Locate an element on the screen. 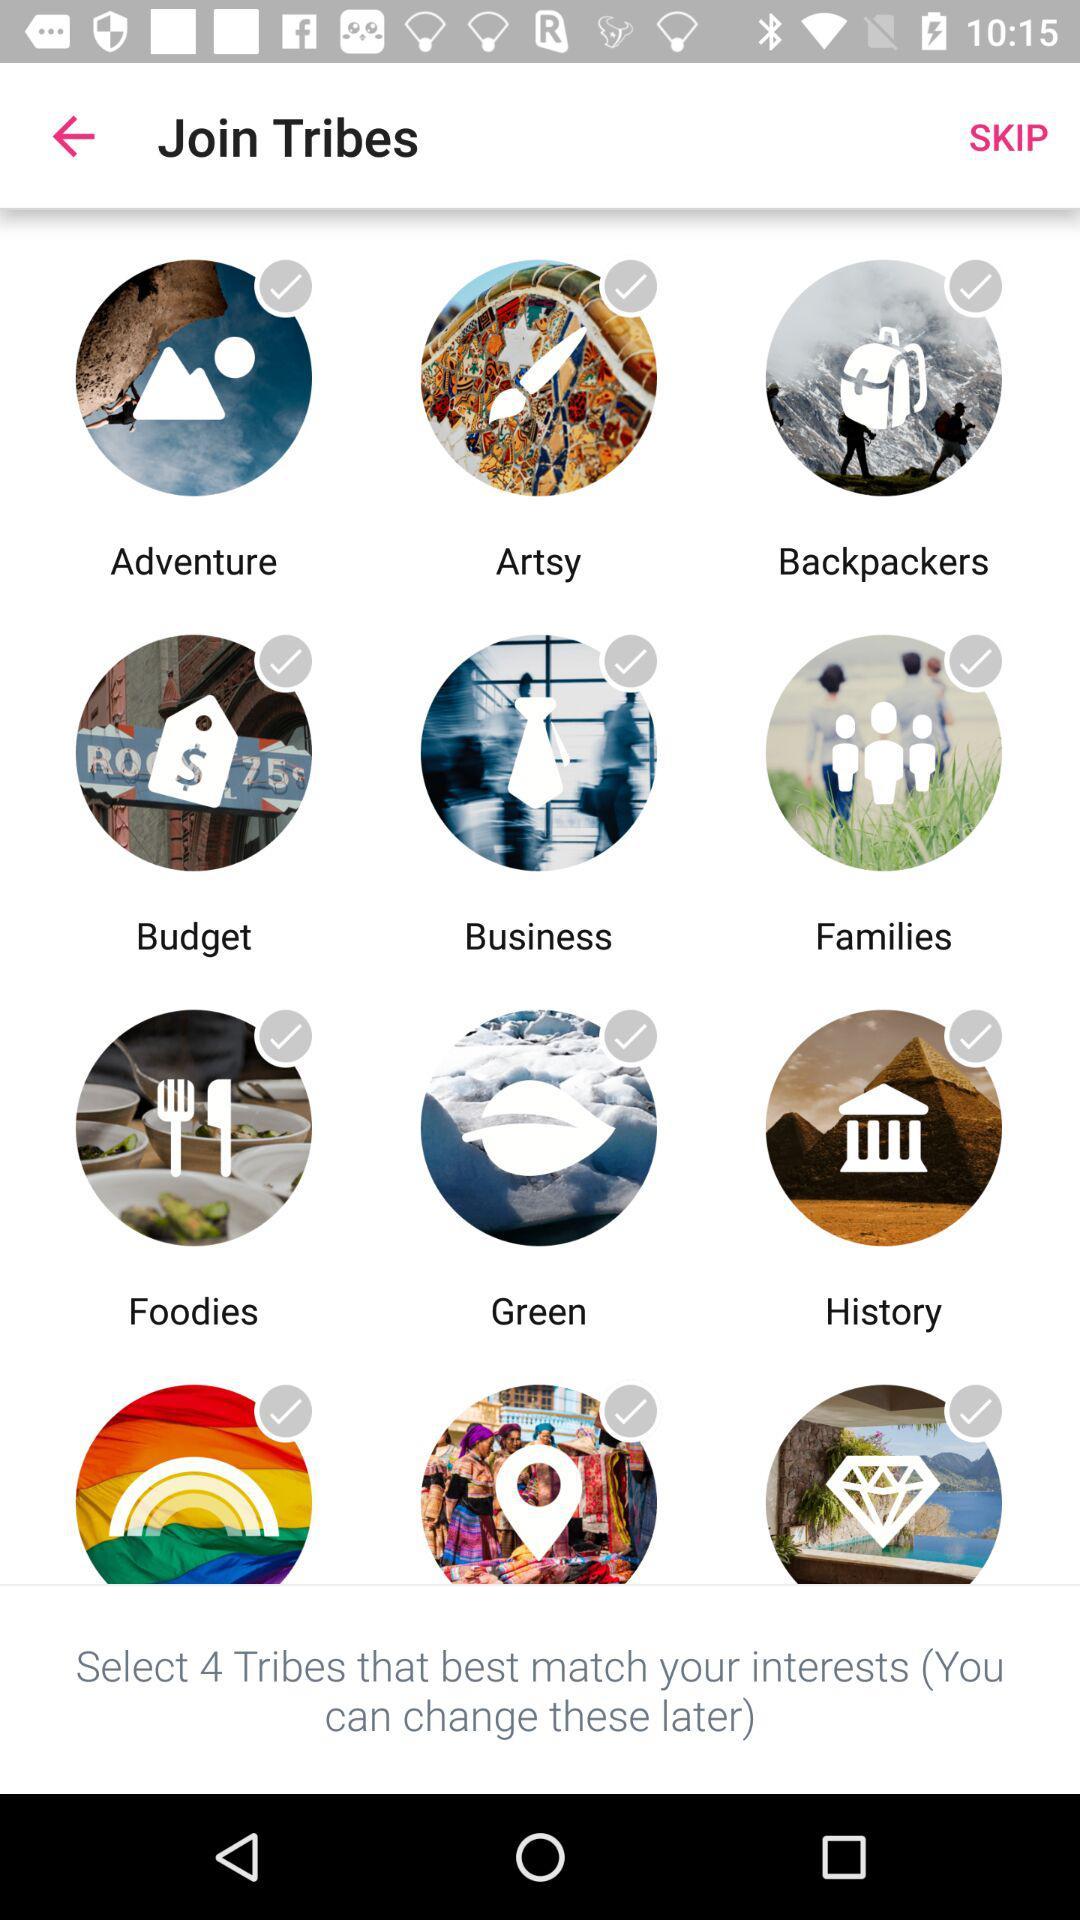  join group is located at coordinates (537, 372).